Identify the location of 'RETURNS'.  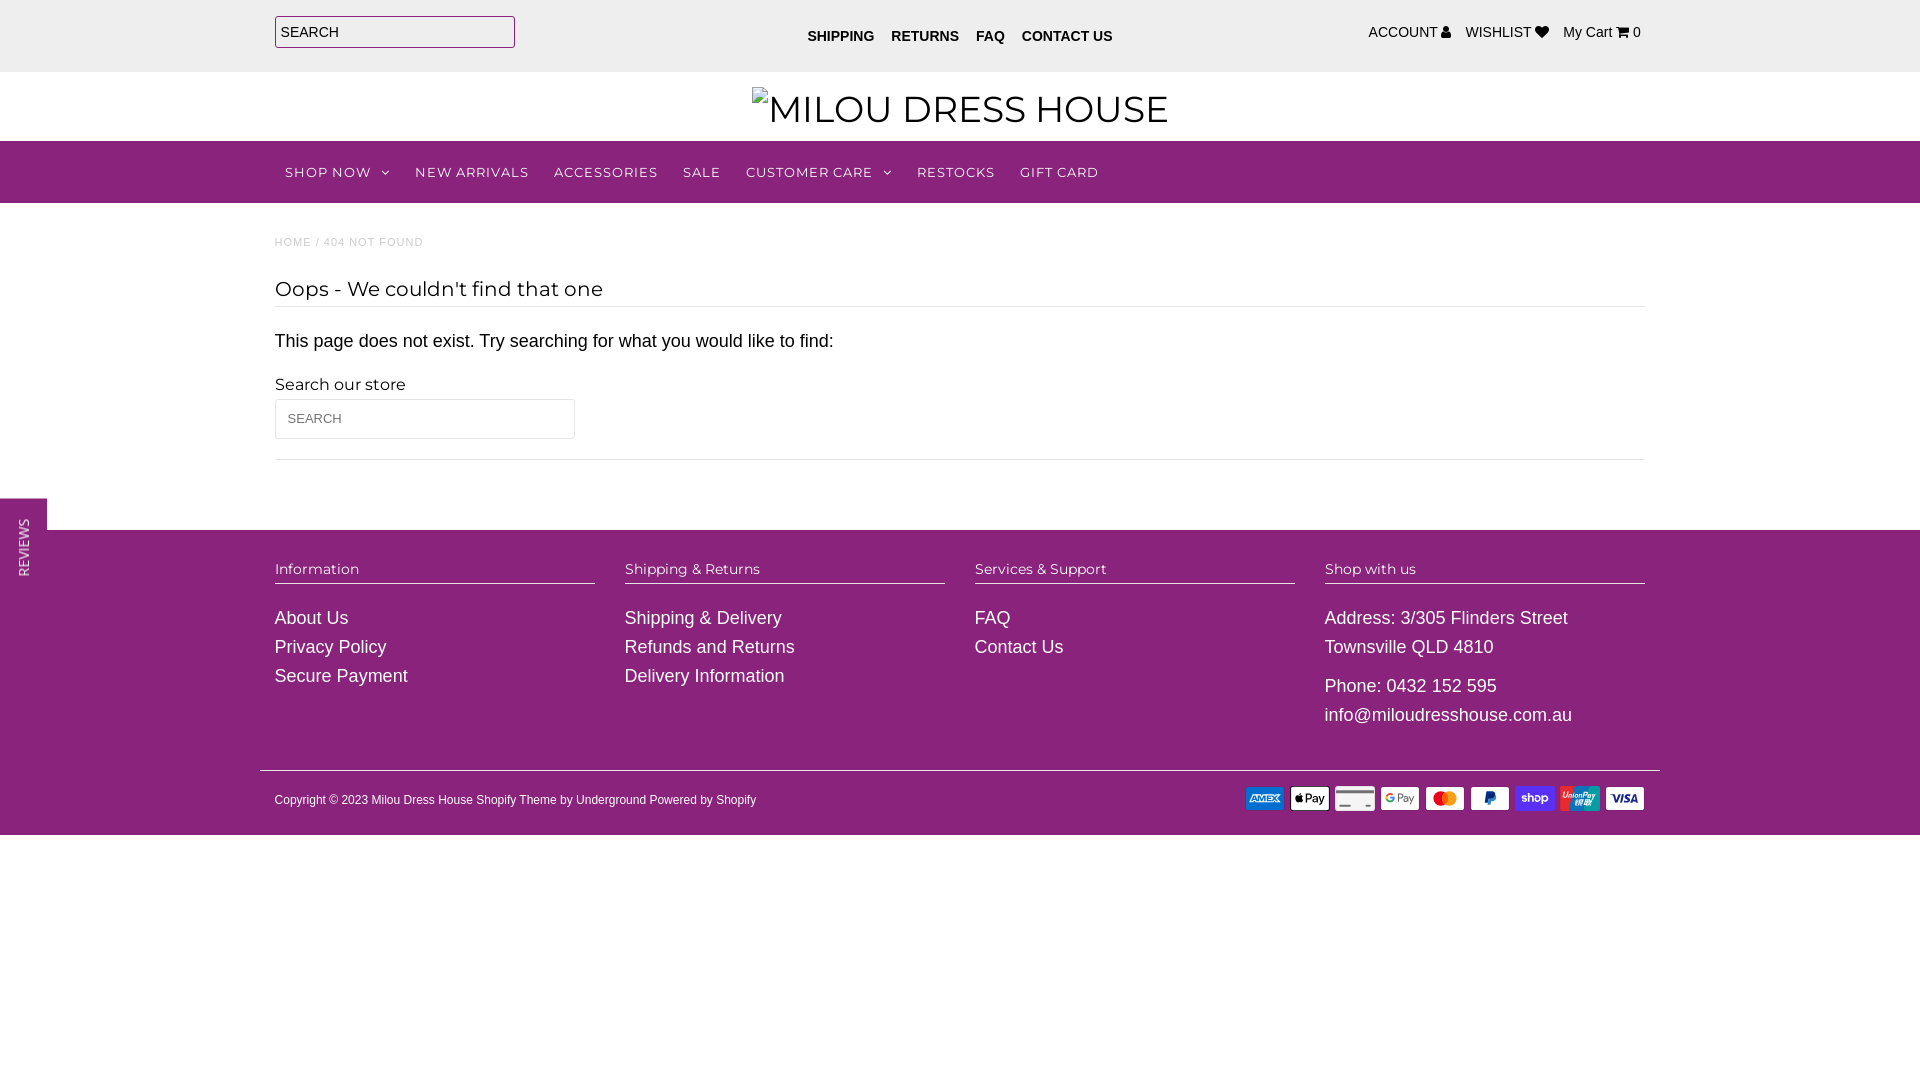
(924, 35).